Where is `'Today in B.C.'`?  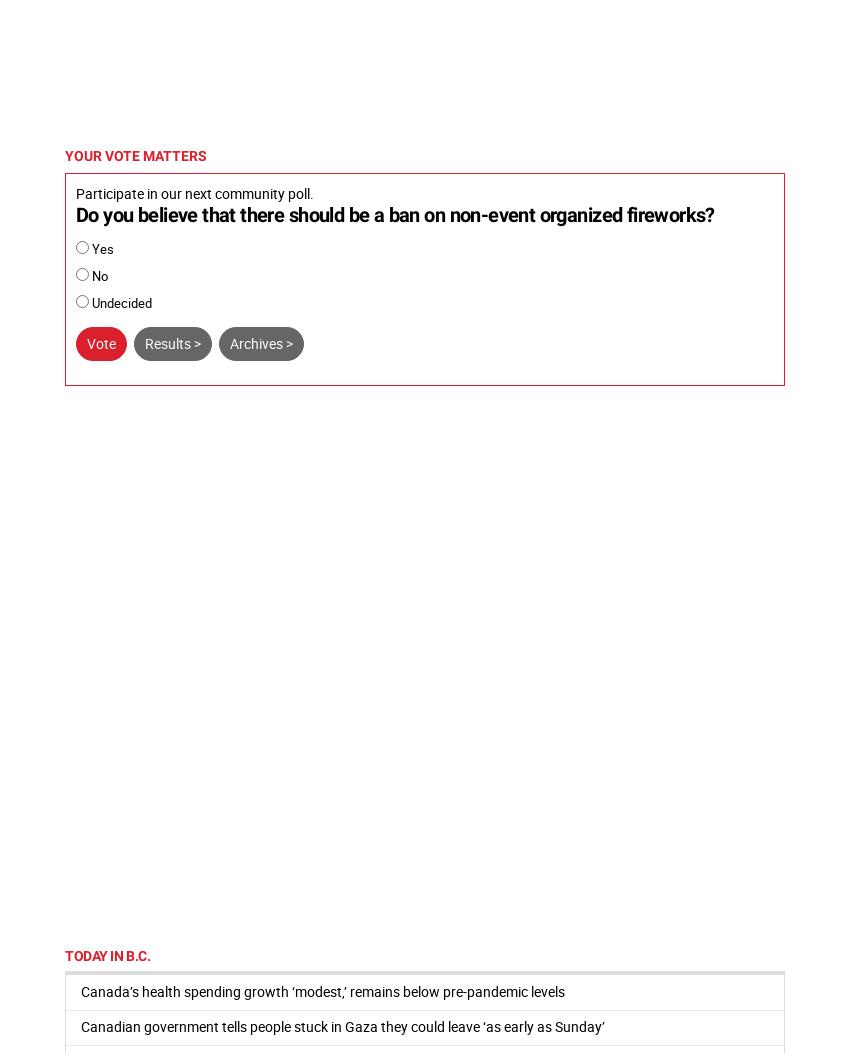 'Today in B.C.' is located at coordinates (65, 953).